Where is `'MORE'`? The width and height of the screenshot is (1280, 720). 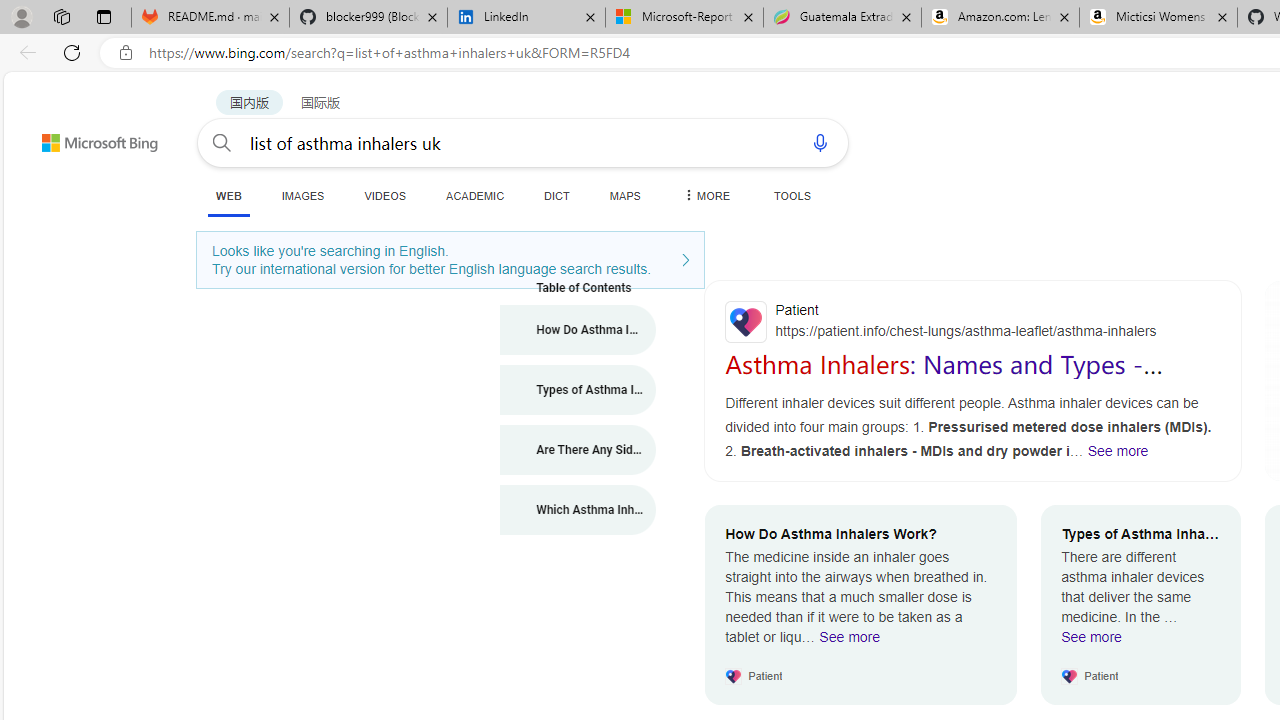
'MORE' is located at coordinates (705, 195).